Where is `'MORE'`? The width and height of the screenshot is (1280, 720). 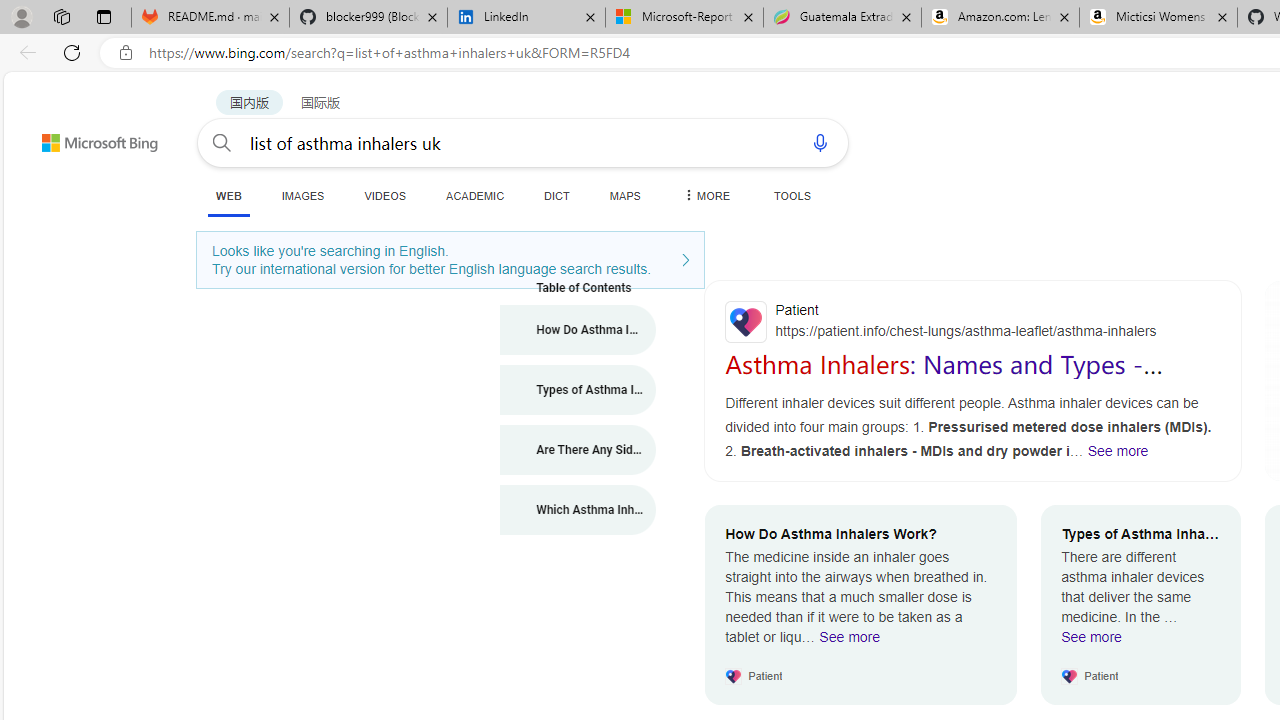
'MORE' is located at coordinates (705, 195).